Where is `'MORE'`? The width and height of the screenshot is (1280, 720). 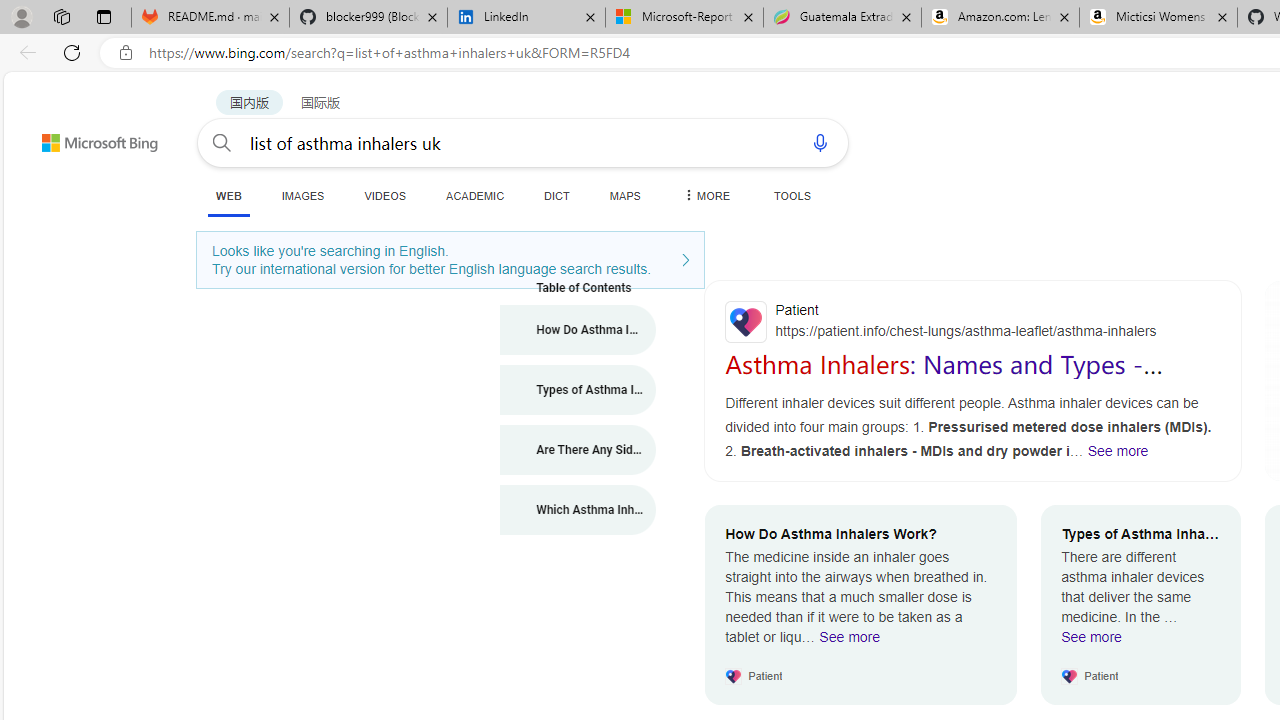
'MORE' is located at coordinates (705, 195).